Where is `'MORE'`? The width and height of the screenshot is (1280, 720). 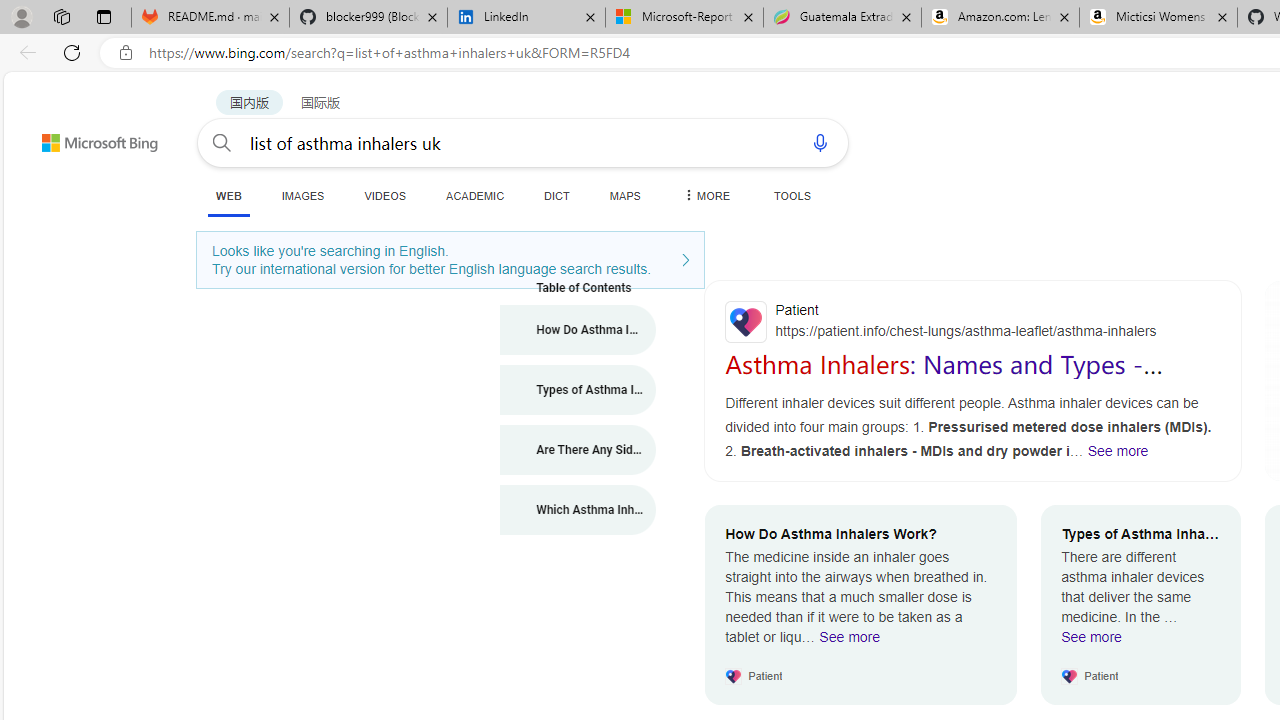
'MORE' is located at coordinates (705, 195).